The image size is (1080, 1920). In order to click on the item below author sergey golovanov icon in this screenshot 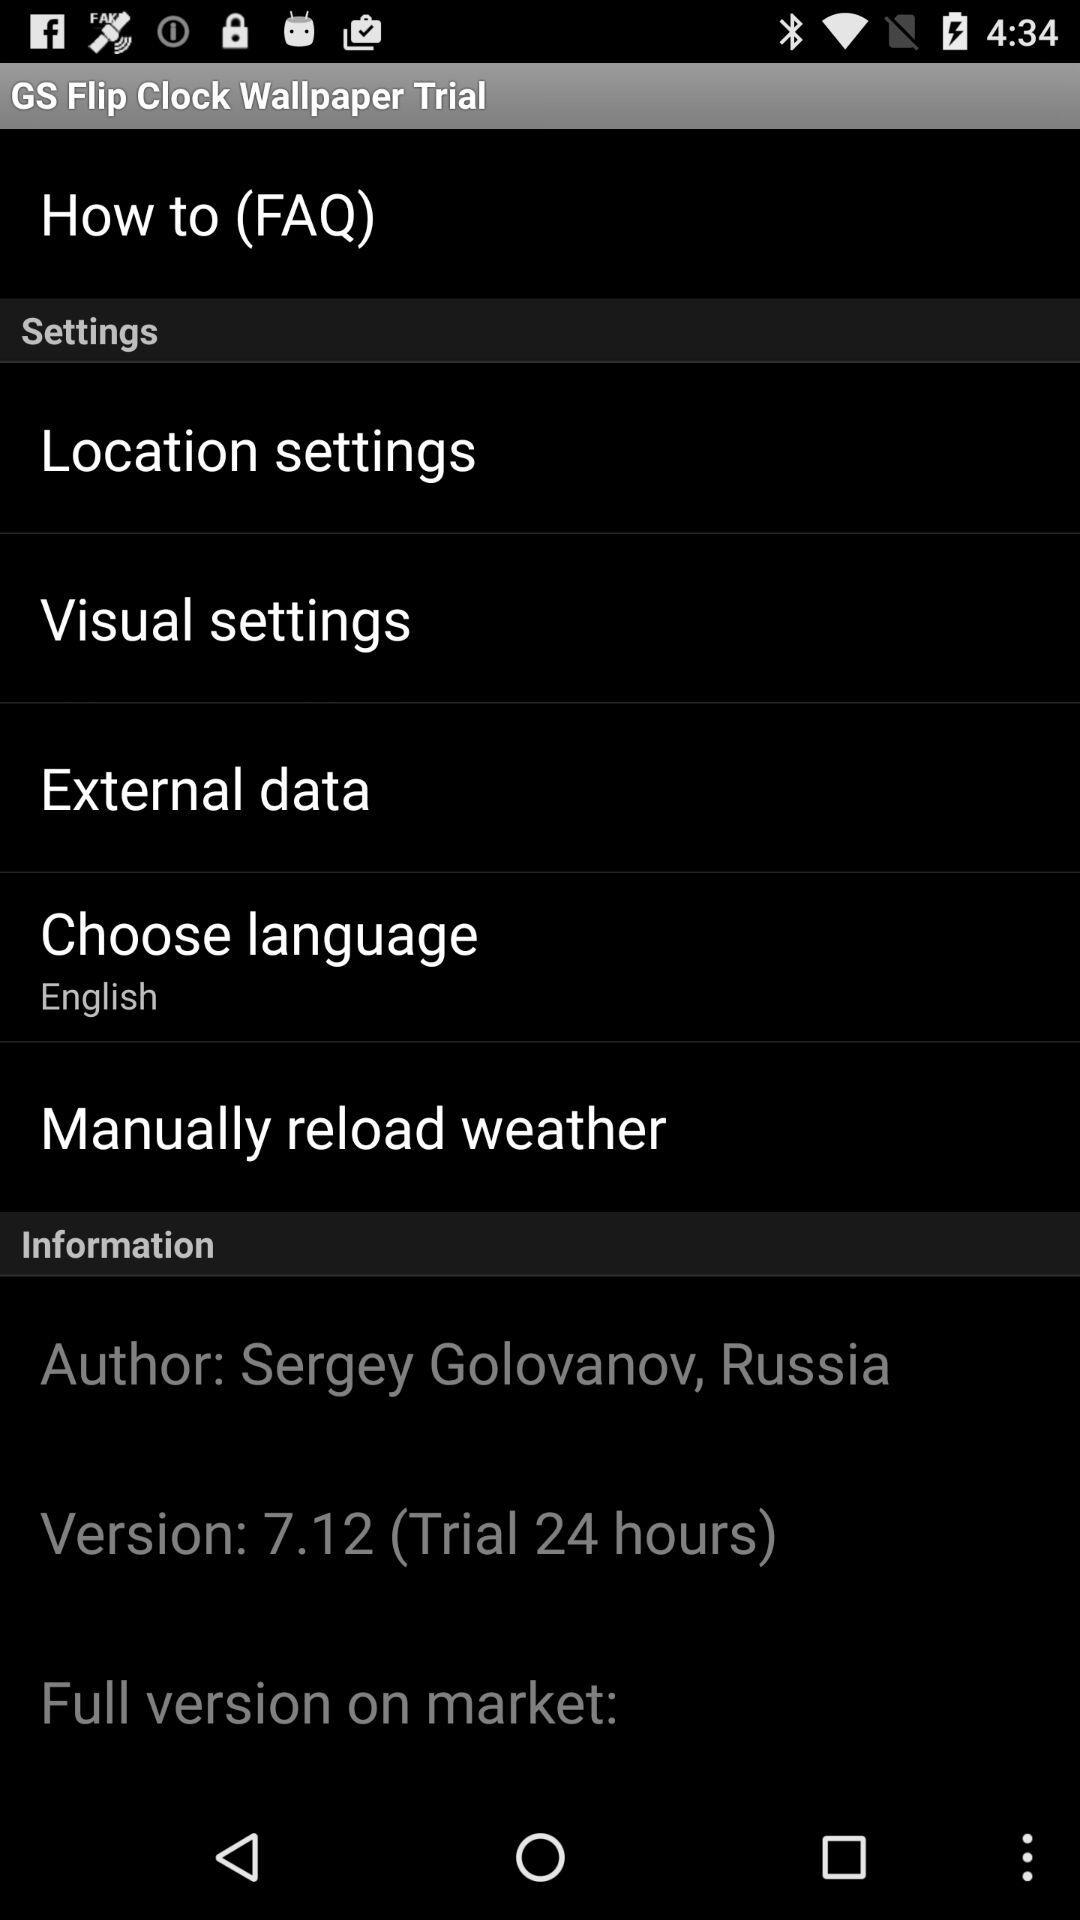, I will do `click(408, 1530)`.